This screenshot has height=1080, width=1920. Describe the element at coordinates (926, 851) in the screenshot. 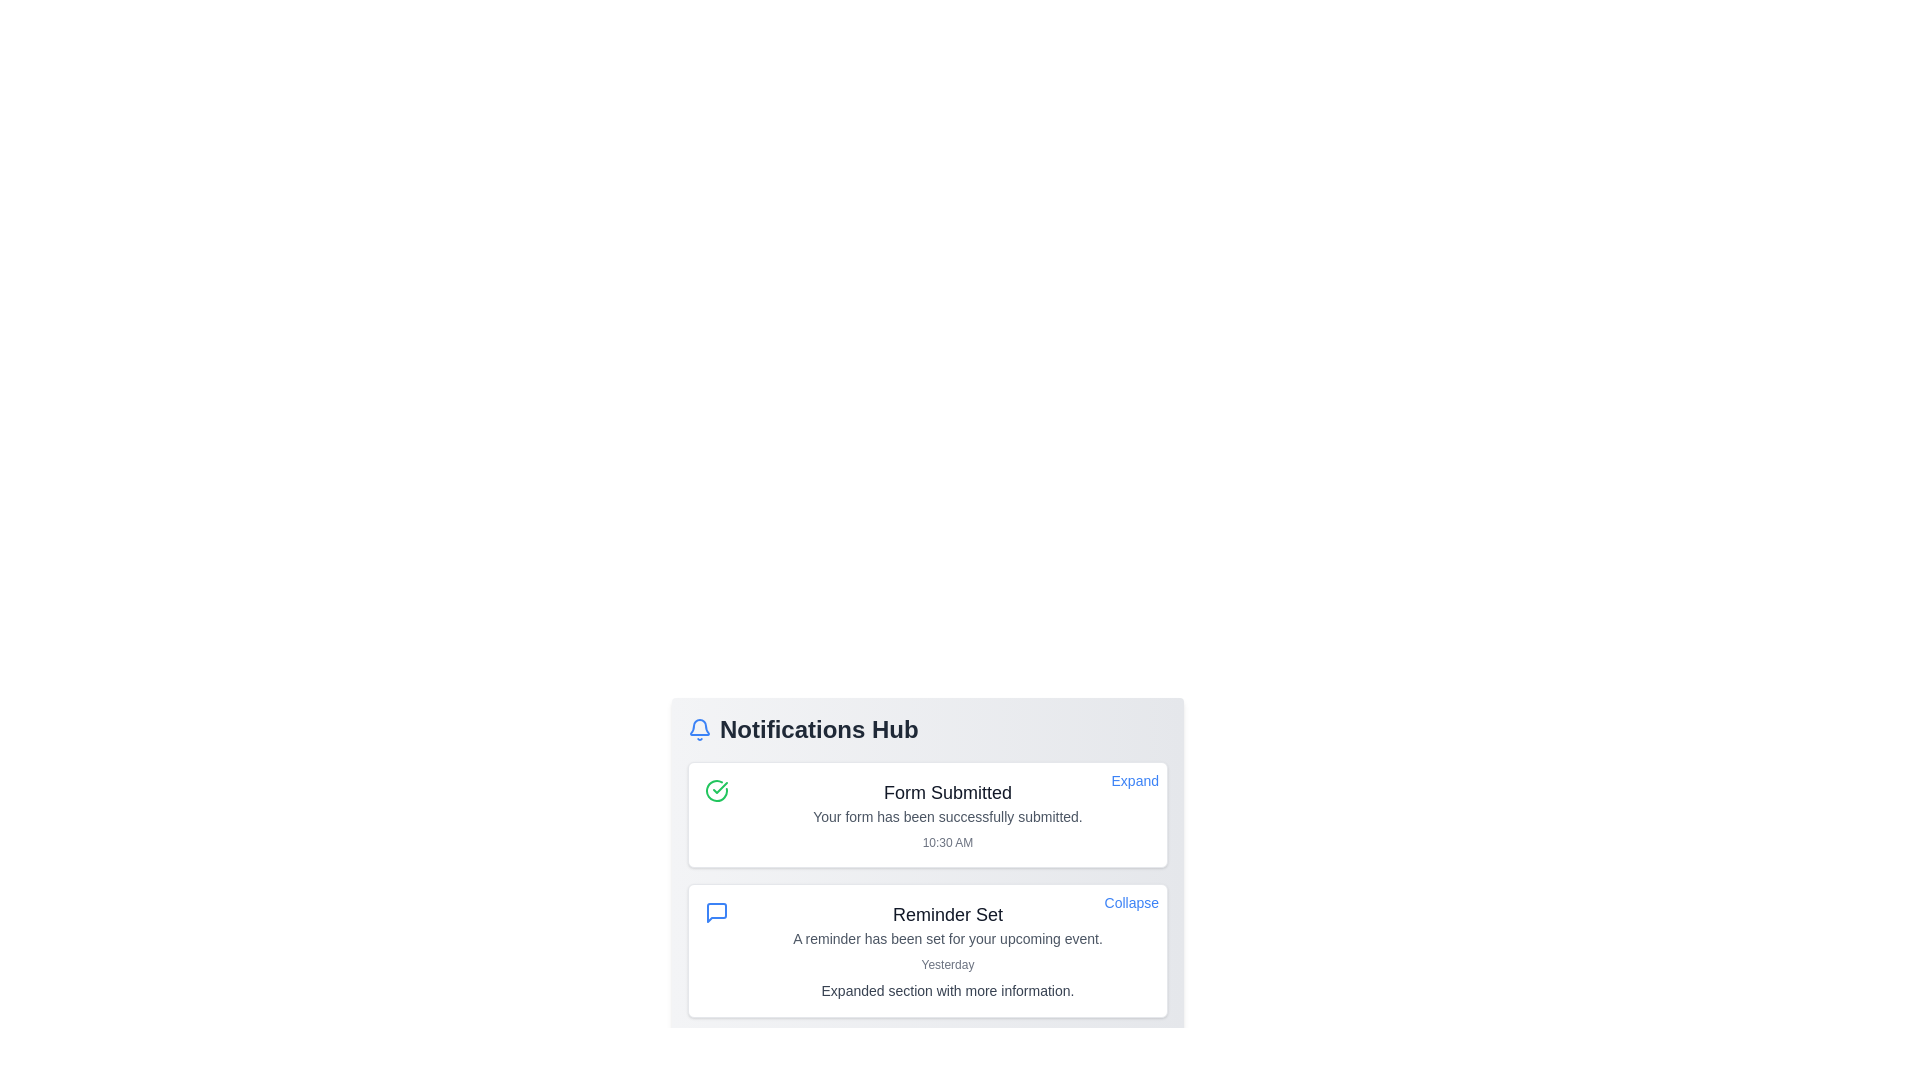

I see `the notification card titled 'Form Submitted' located in the Notifications Hub panel` at that location.